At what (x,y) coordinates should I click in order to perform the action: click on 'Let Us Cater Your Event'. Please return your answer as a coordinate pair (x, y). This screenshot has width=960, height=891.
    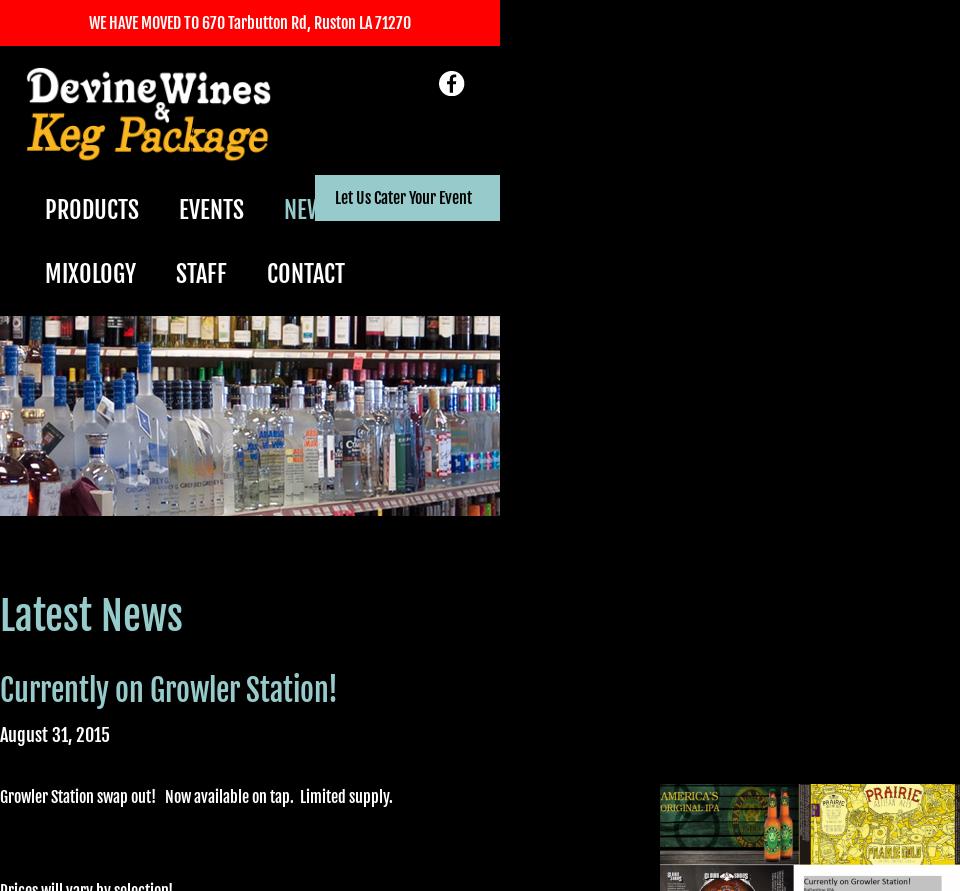
    Looking at the image, I should click on (402, 197).